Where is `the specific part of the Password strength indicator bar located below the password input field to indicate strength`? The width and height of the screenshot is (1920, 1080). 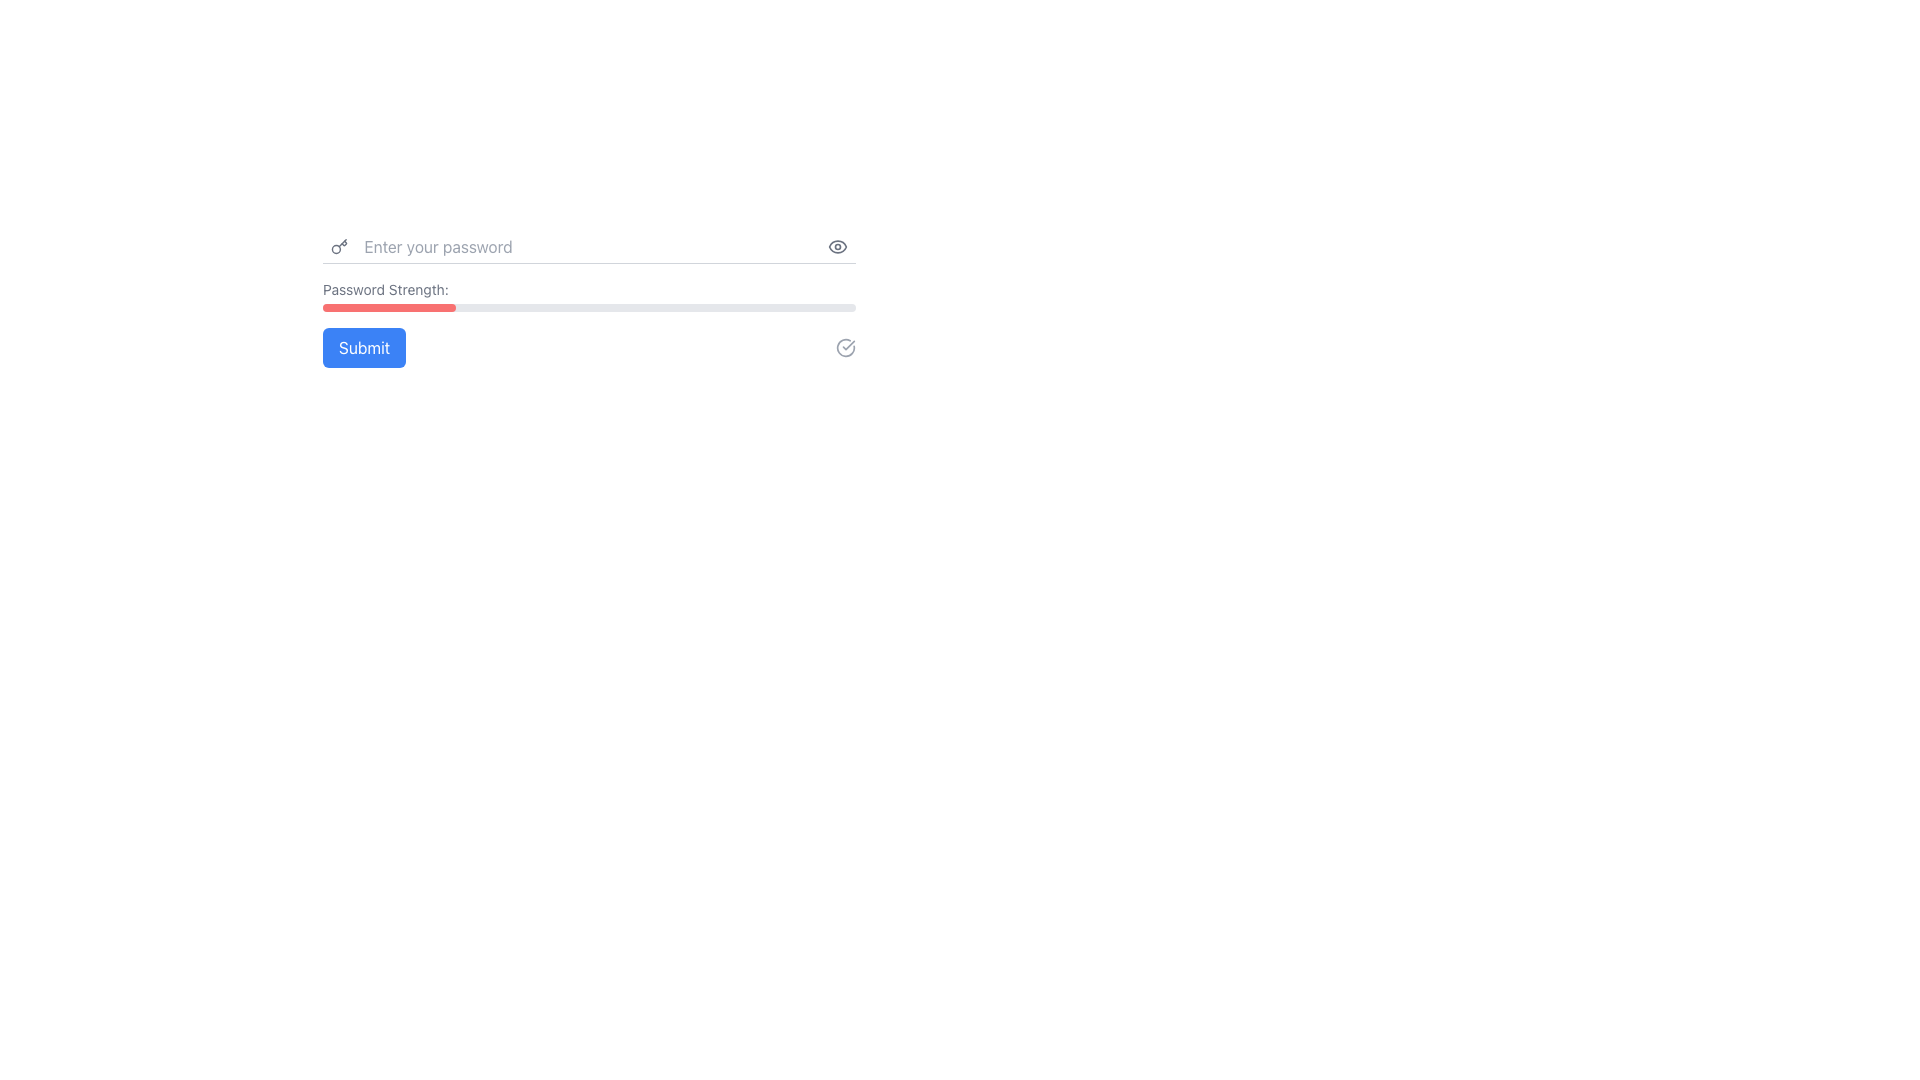
the specific part of the Password strength indicator bar located below the password input field to indicate strength is located at coordinates (588, 296).